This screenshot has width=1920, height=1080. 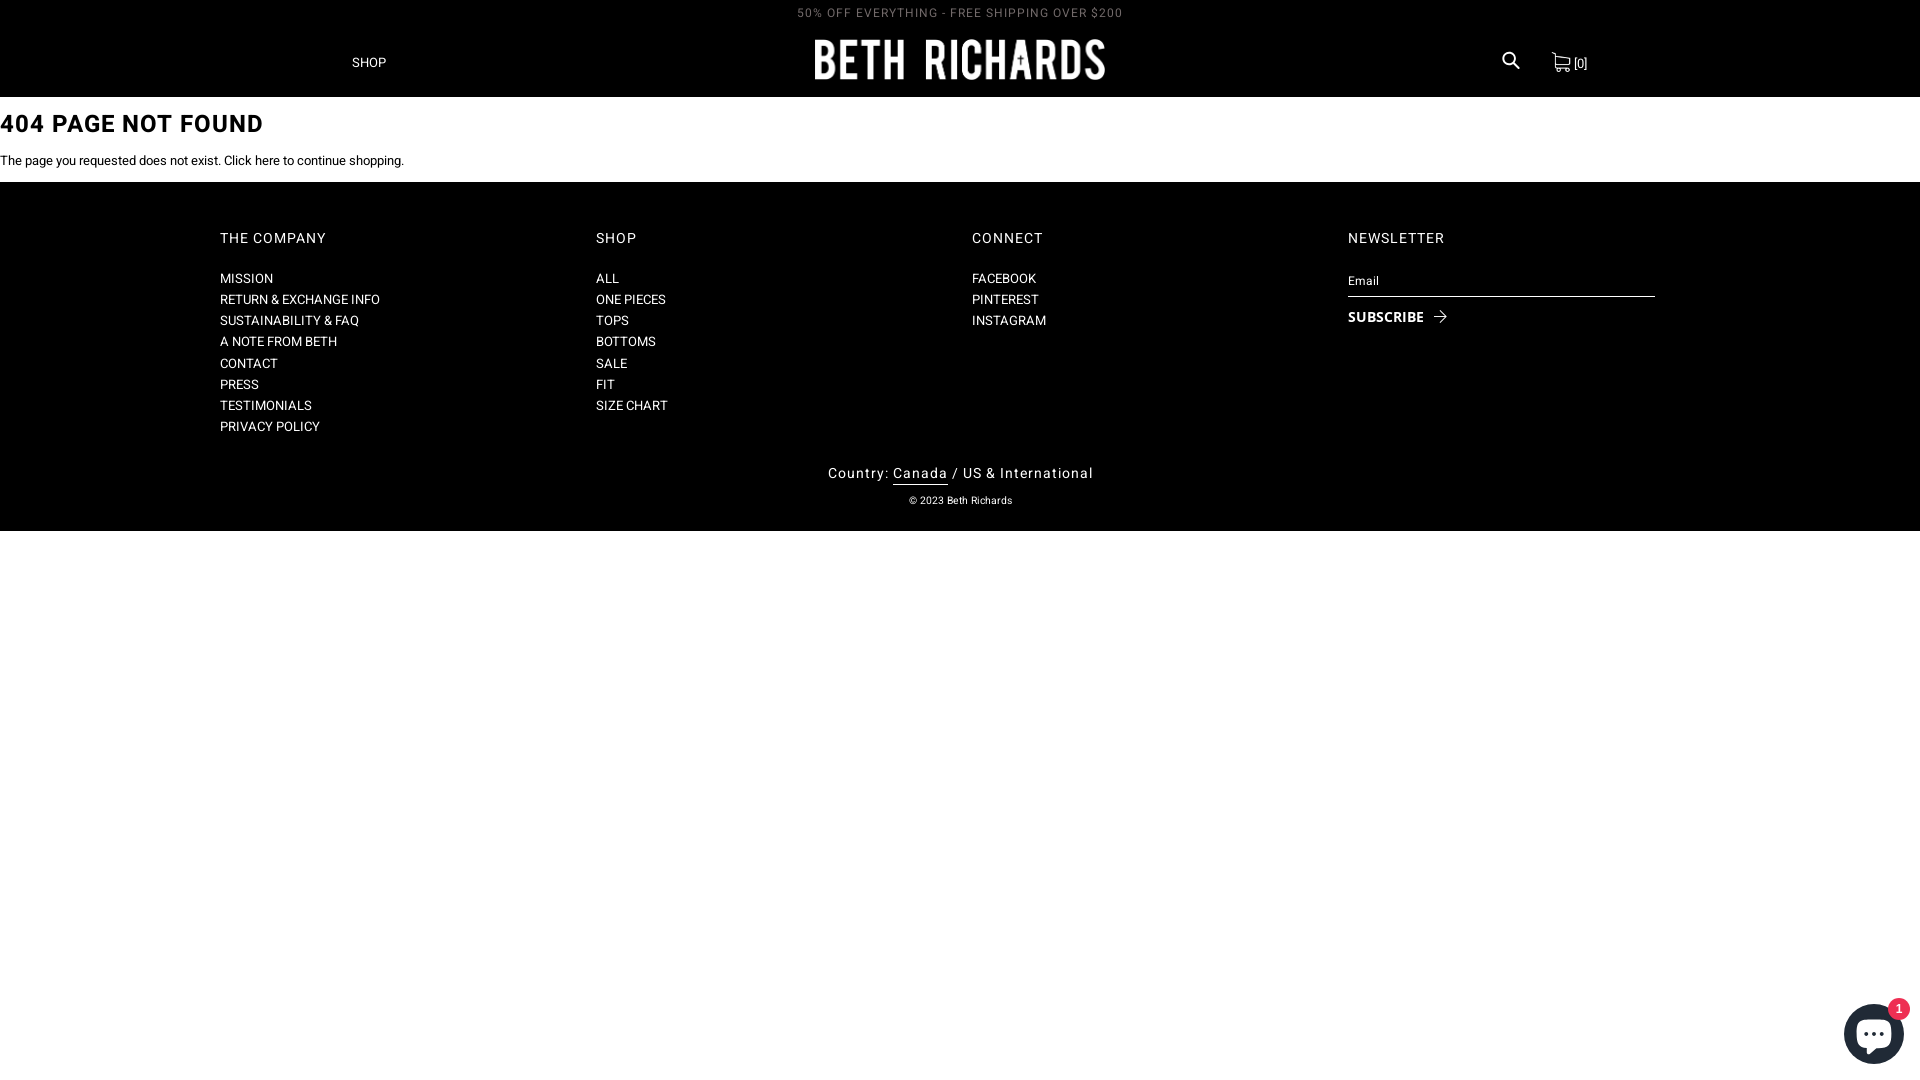 I want to click on 'TOPS', so click(x=611, y=319).